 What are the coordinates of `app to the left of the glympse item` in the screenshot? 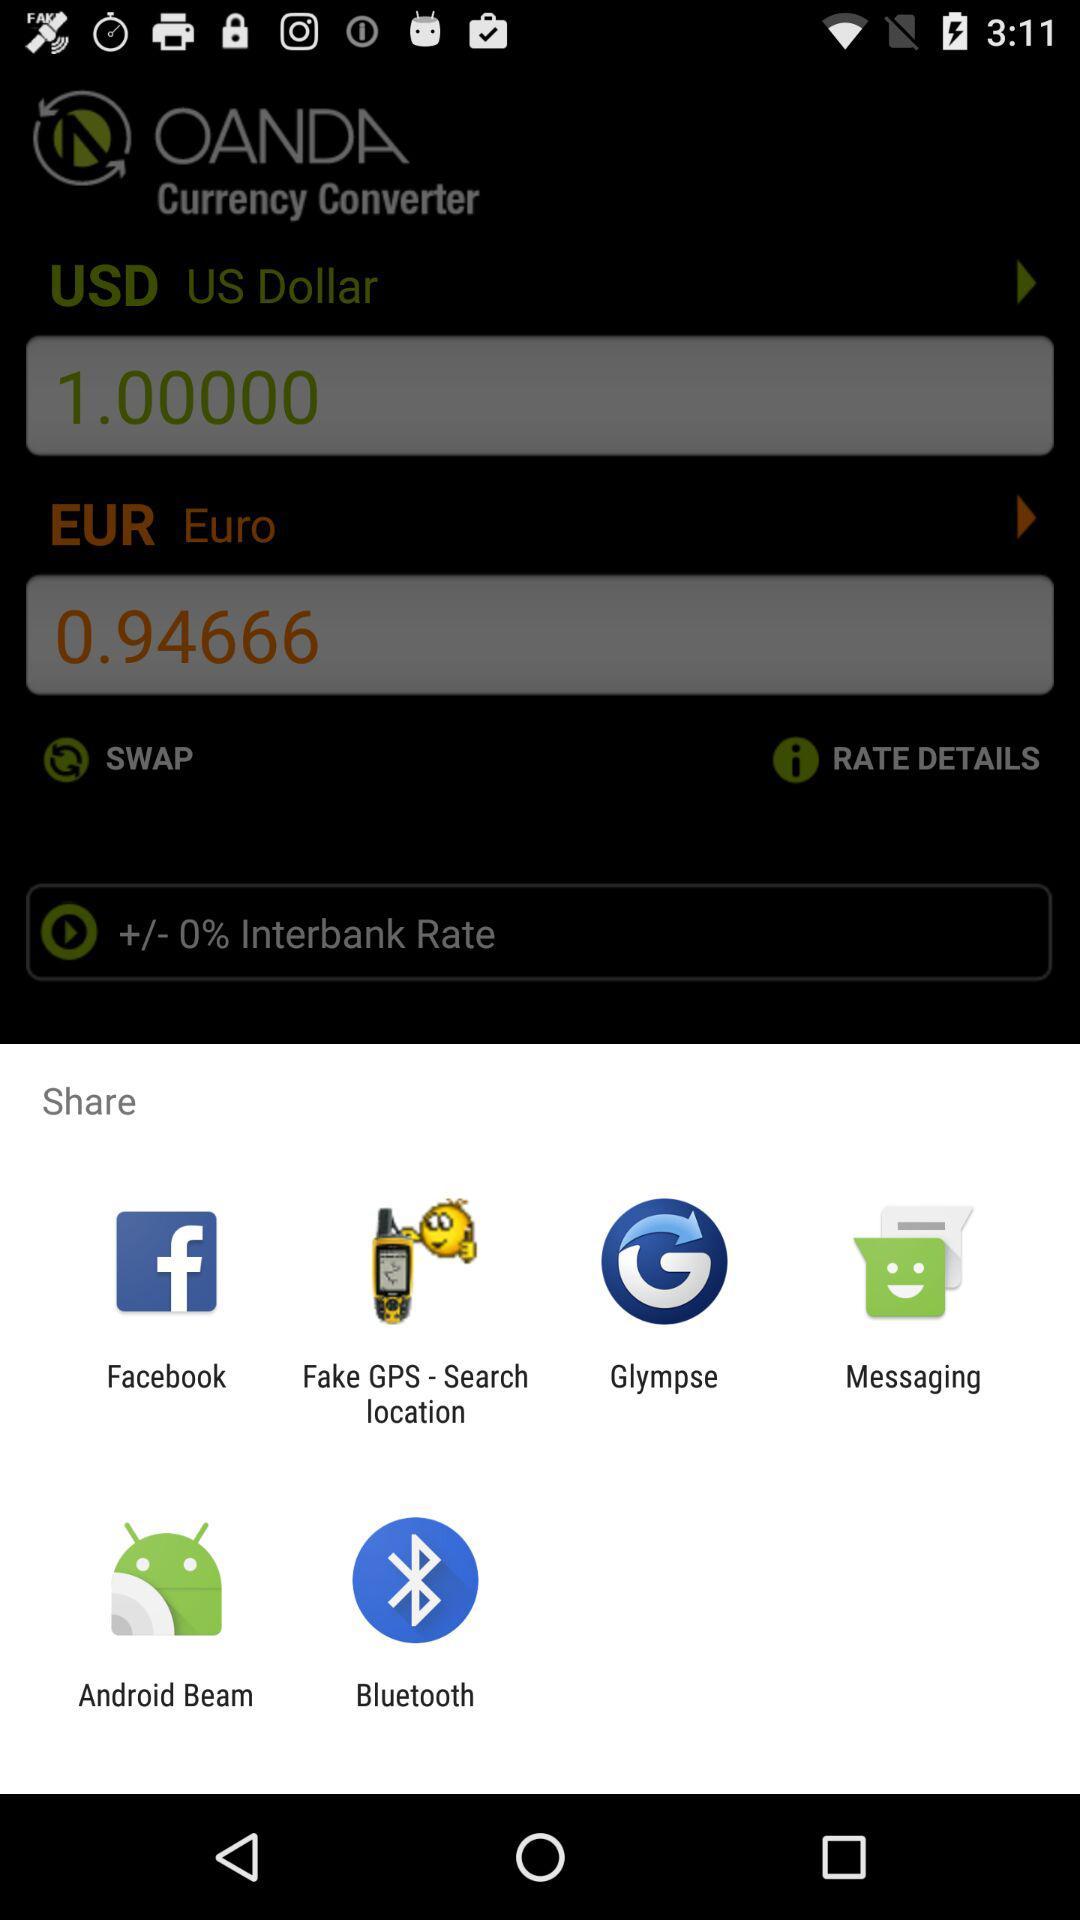 It's located at (414, 1392).